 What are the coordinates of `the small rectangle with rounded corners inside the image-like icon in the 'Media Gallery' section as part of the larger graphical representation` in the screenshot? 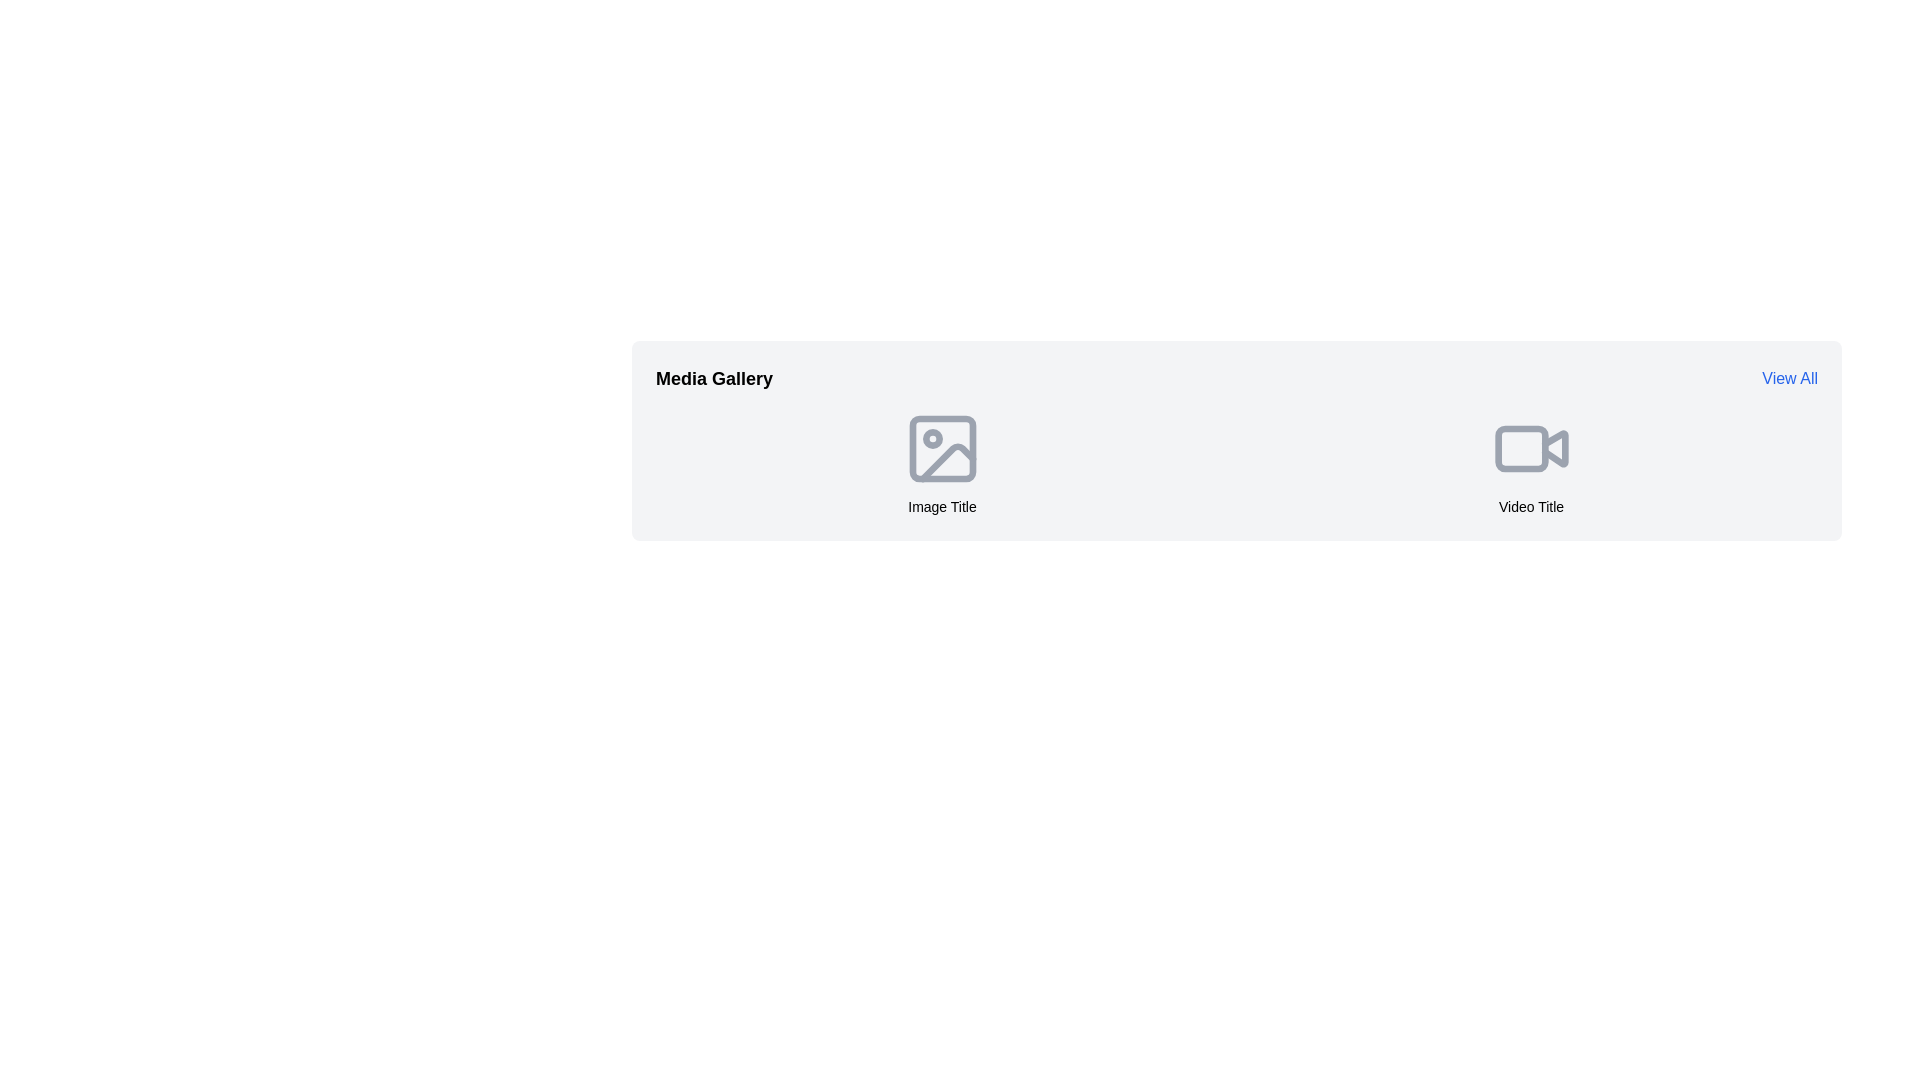 It's located at (941, 447).